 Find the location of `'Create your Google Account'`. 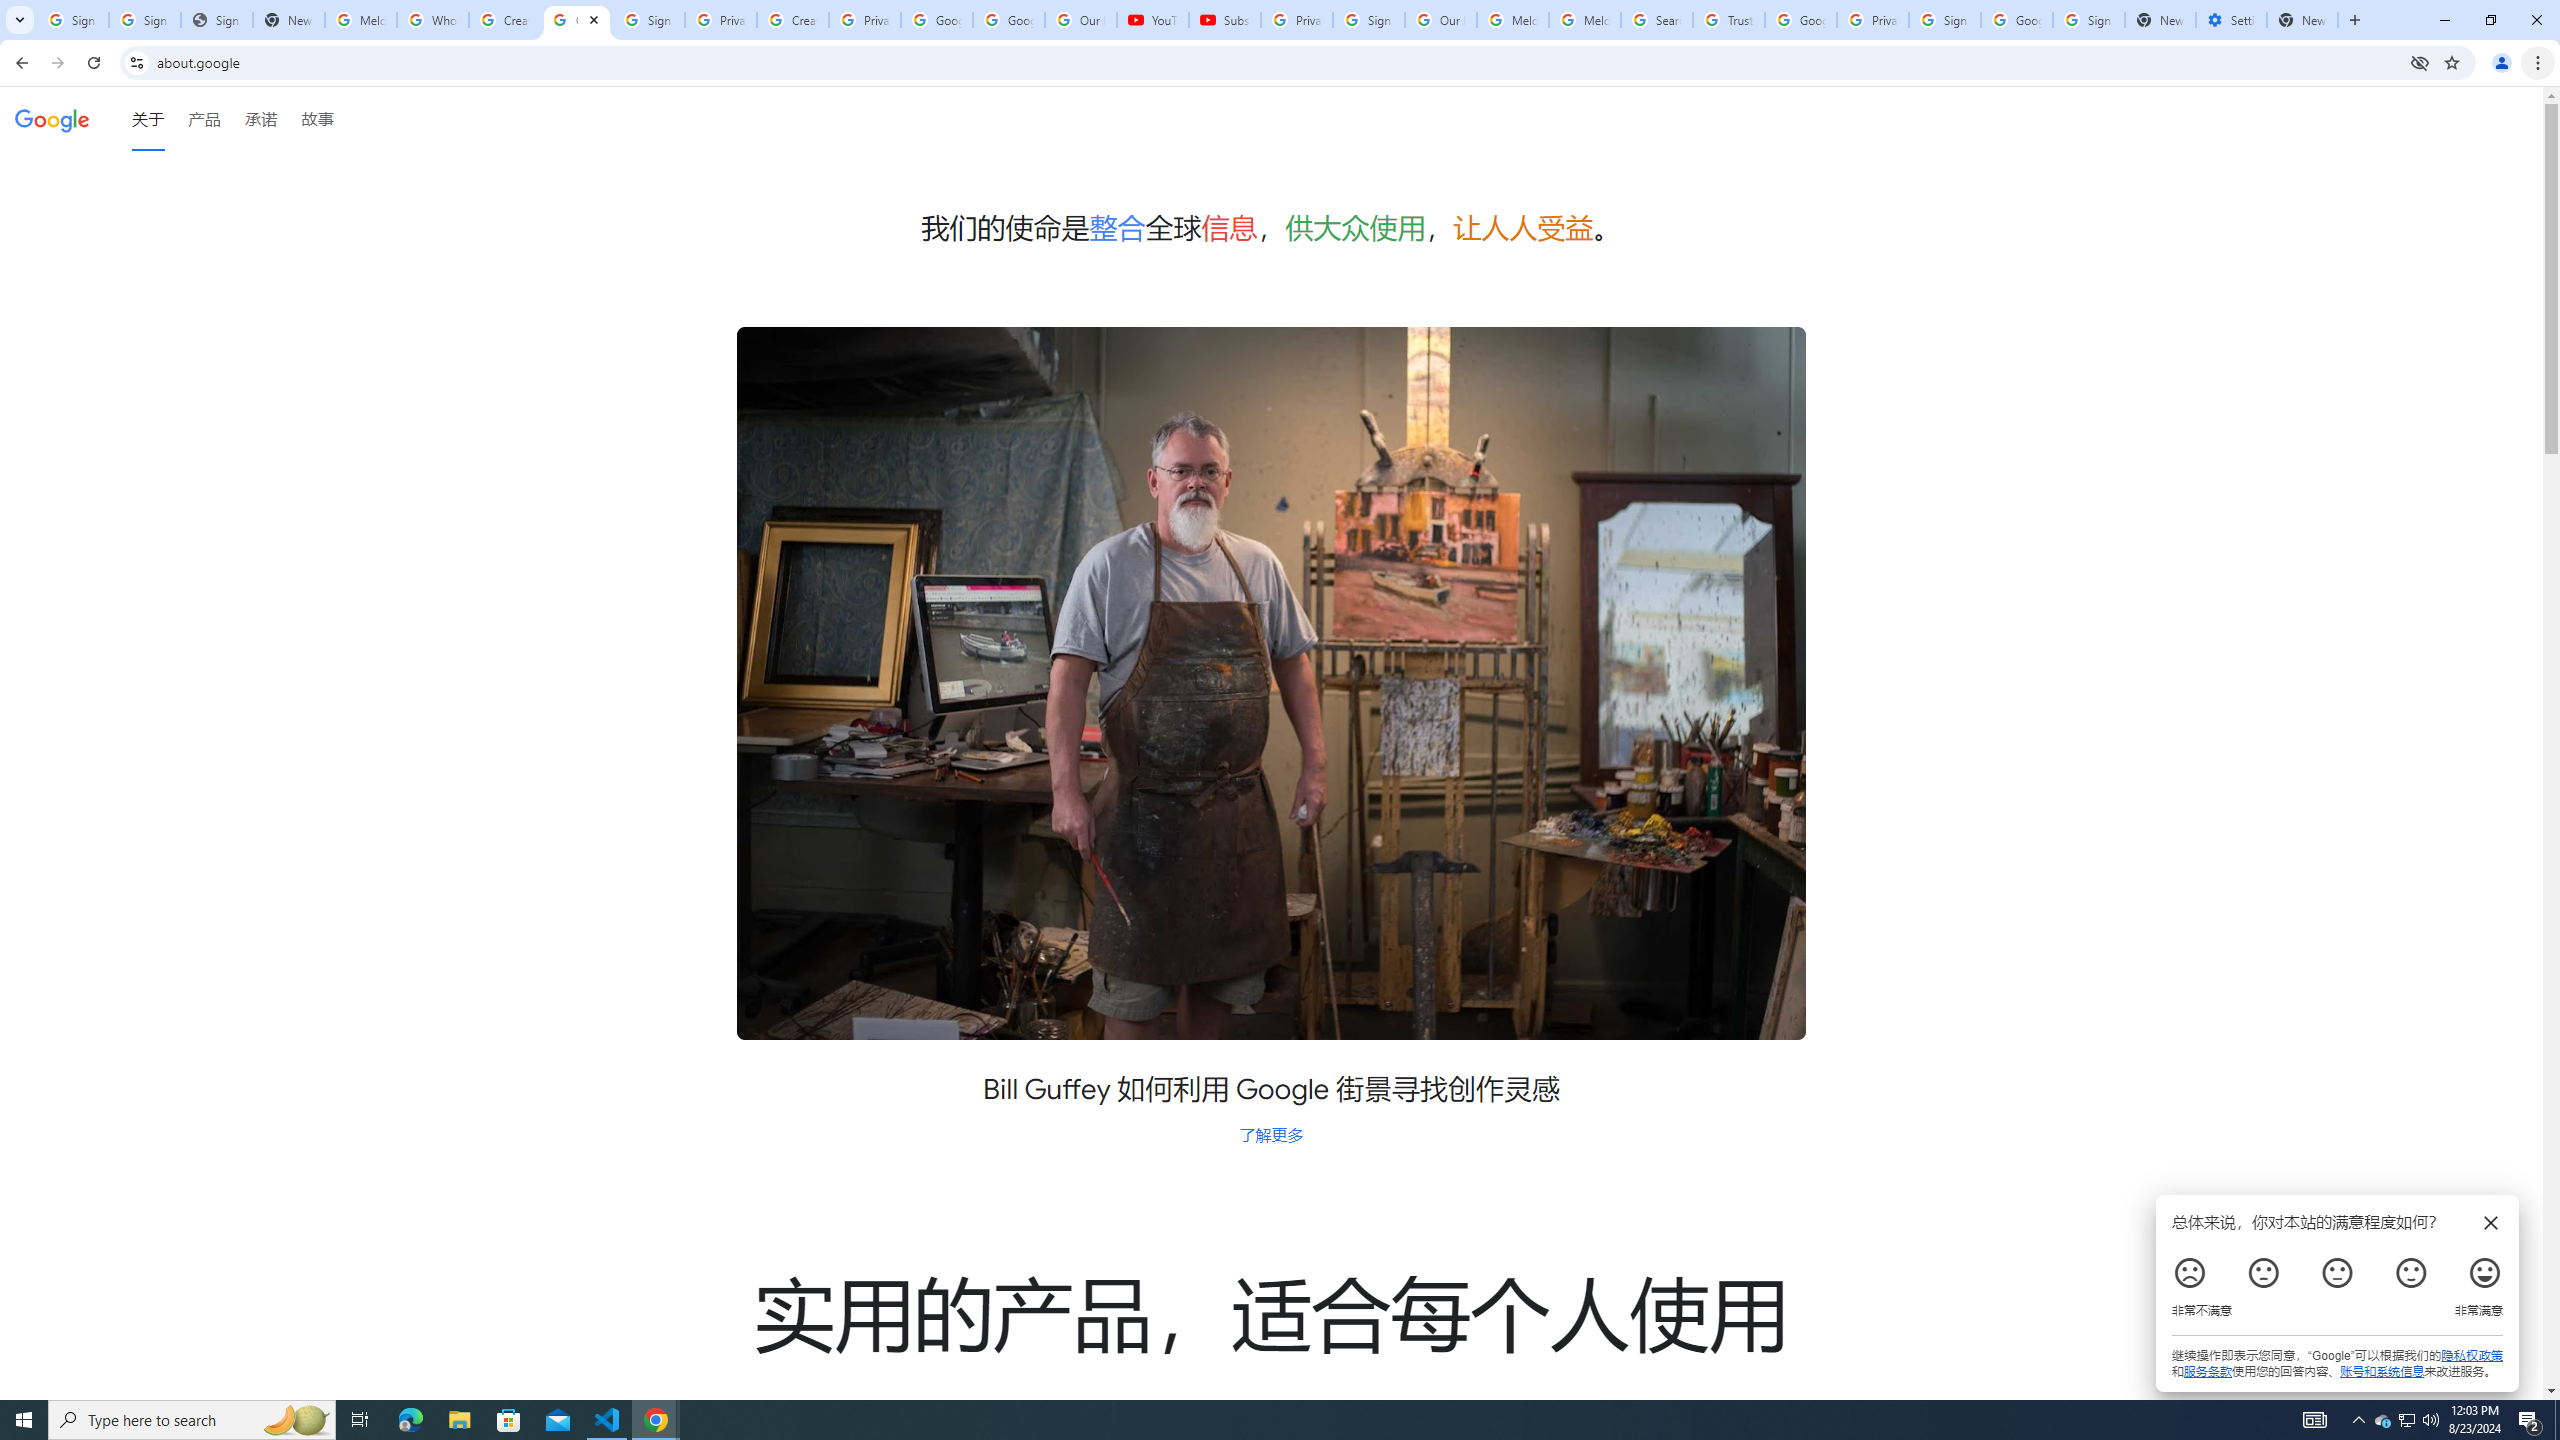

'Create your Google Account' is located at coordinates (791, 19).